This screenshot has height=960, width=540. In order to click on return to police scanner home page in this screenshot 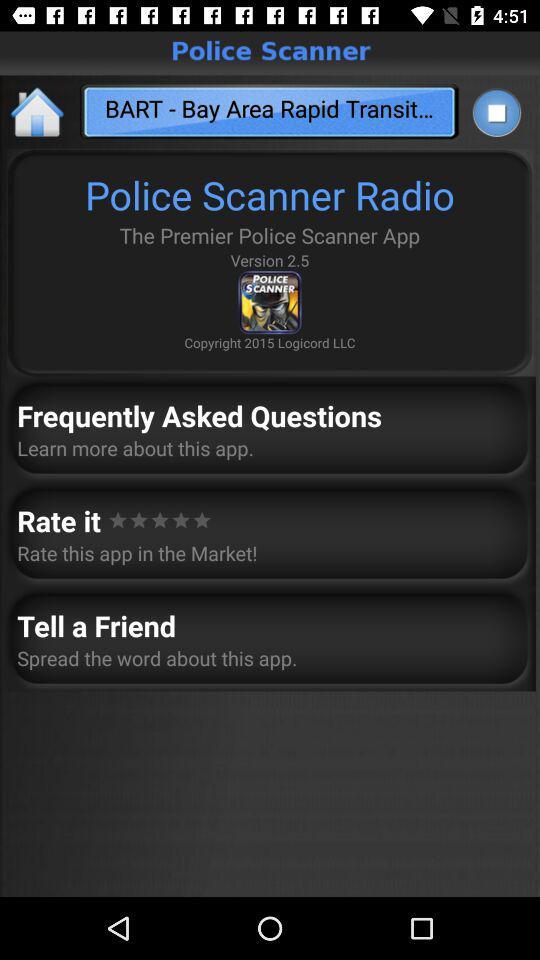, I will do `click(38, 111)`.